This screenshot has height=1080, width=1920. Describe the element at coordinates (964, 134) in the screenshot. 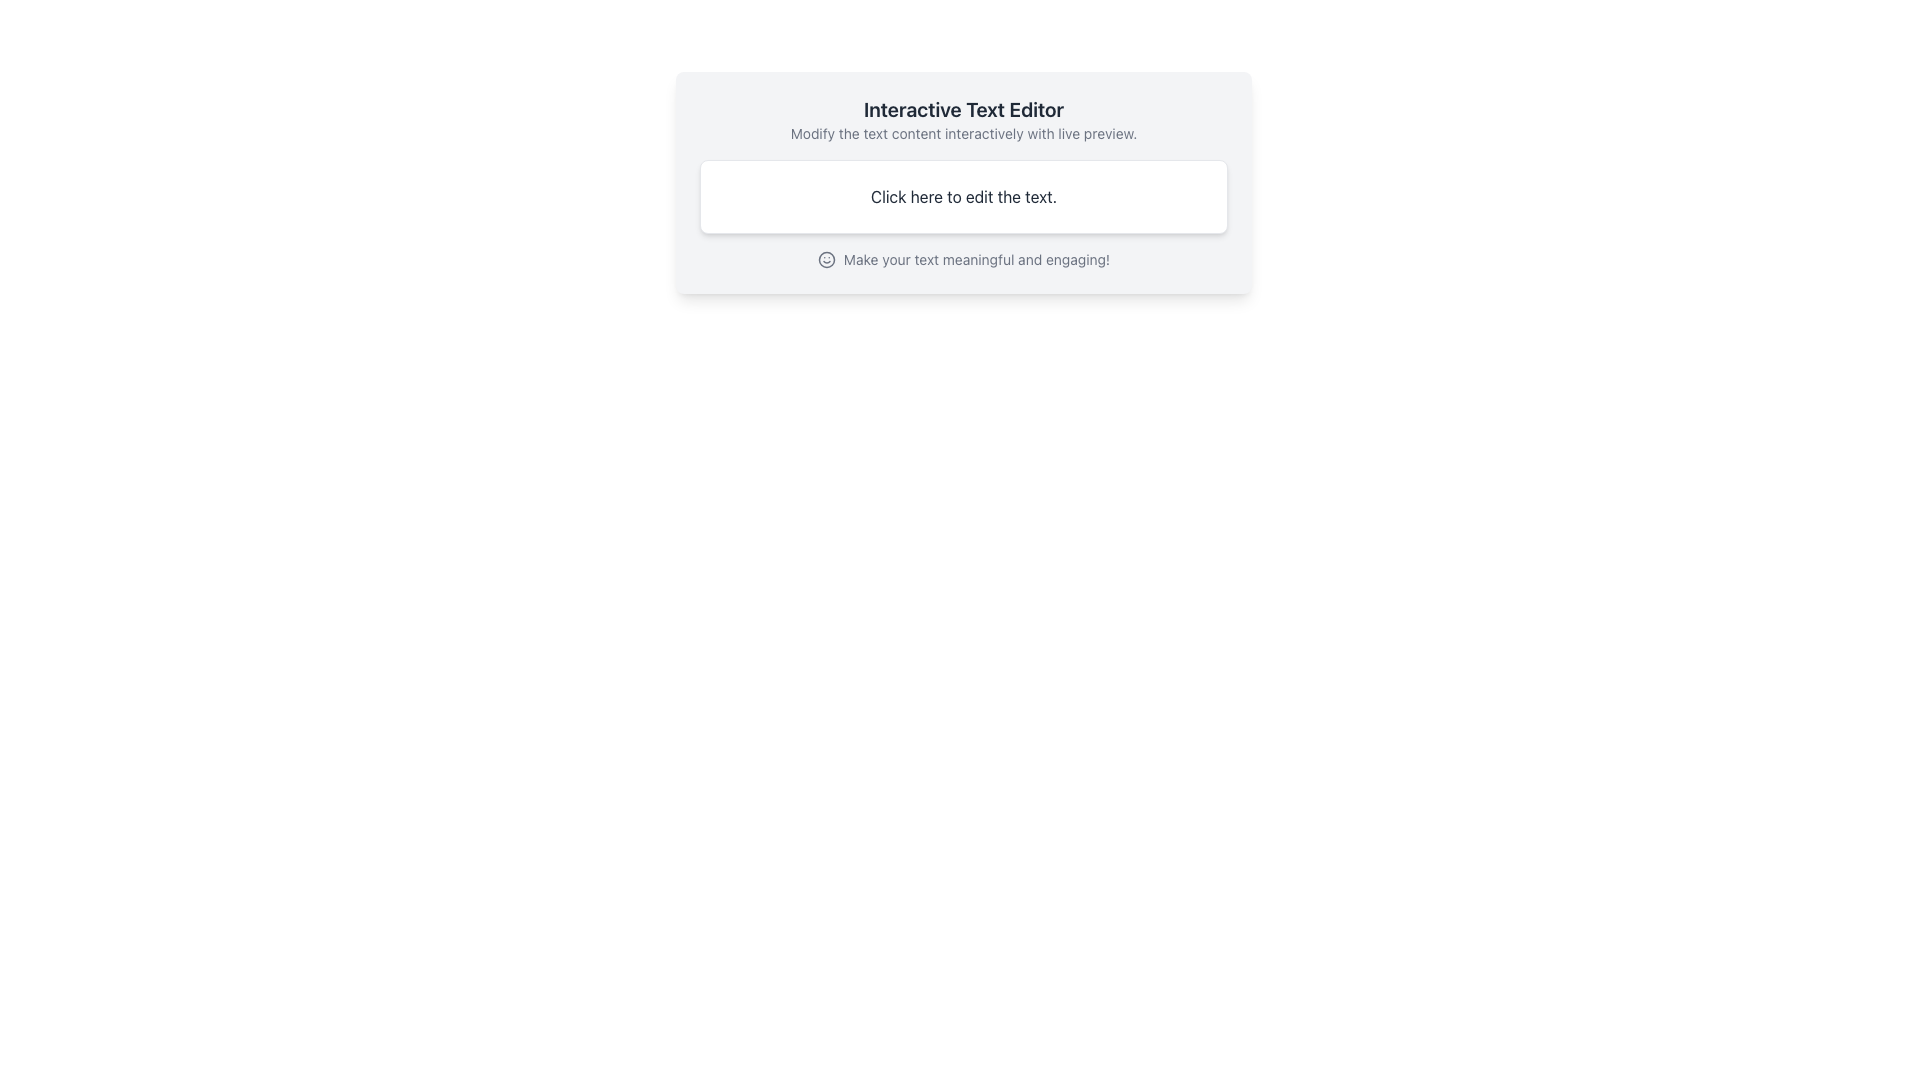

I see `the Text Label that provides guidance for the interactive text editor, located below the header 'Interactive Text Editor'` at that location.